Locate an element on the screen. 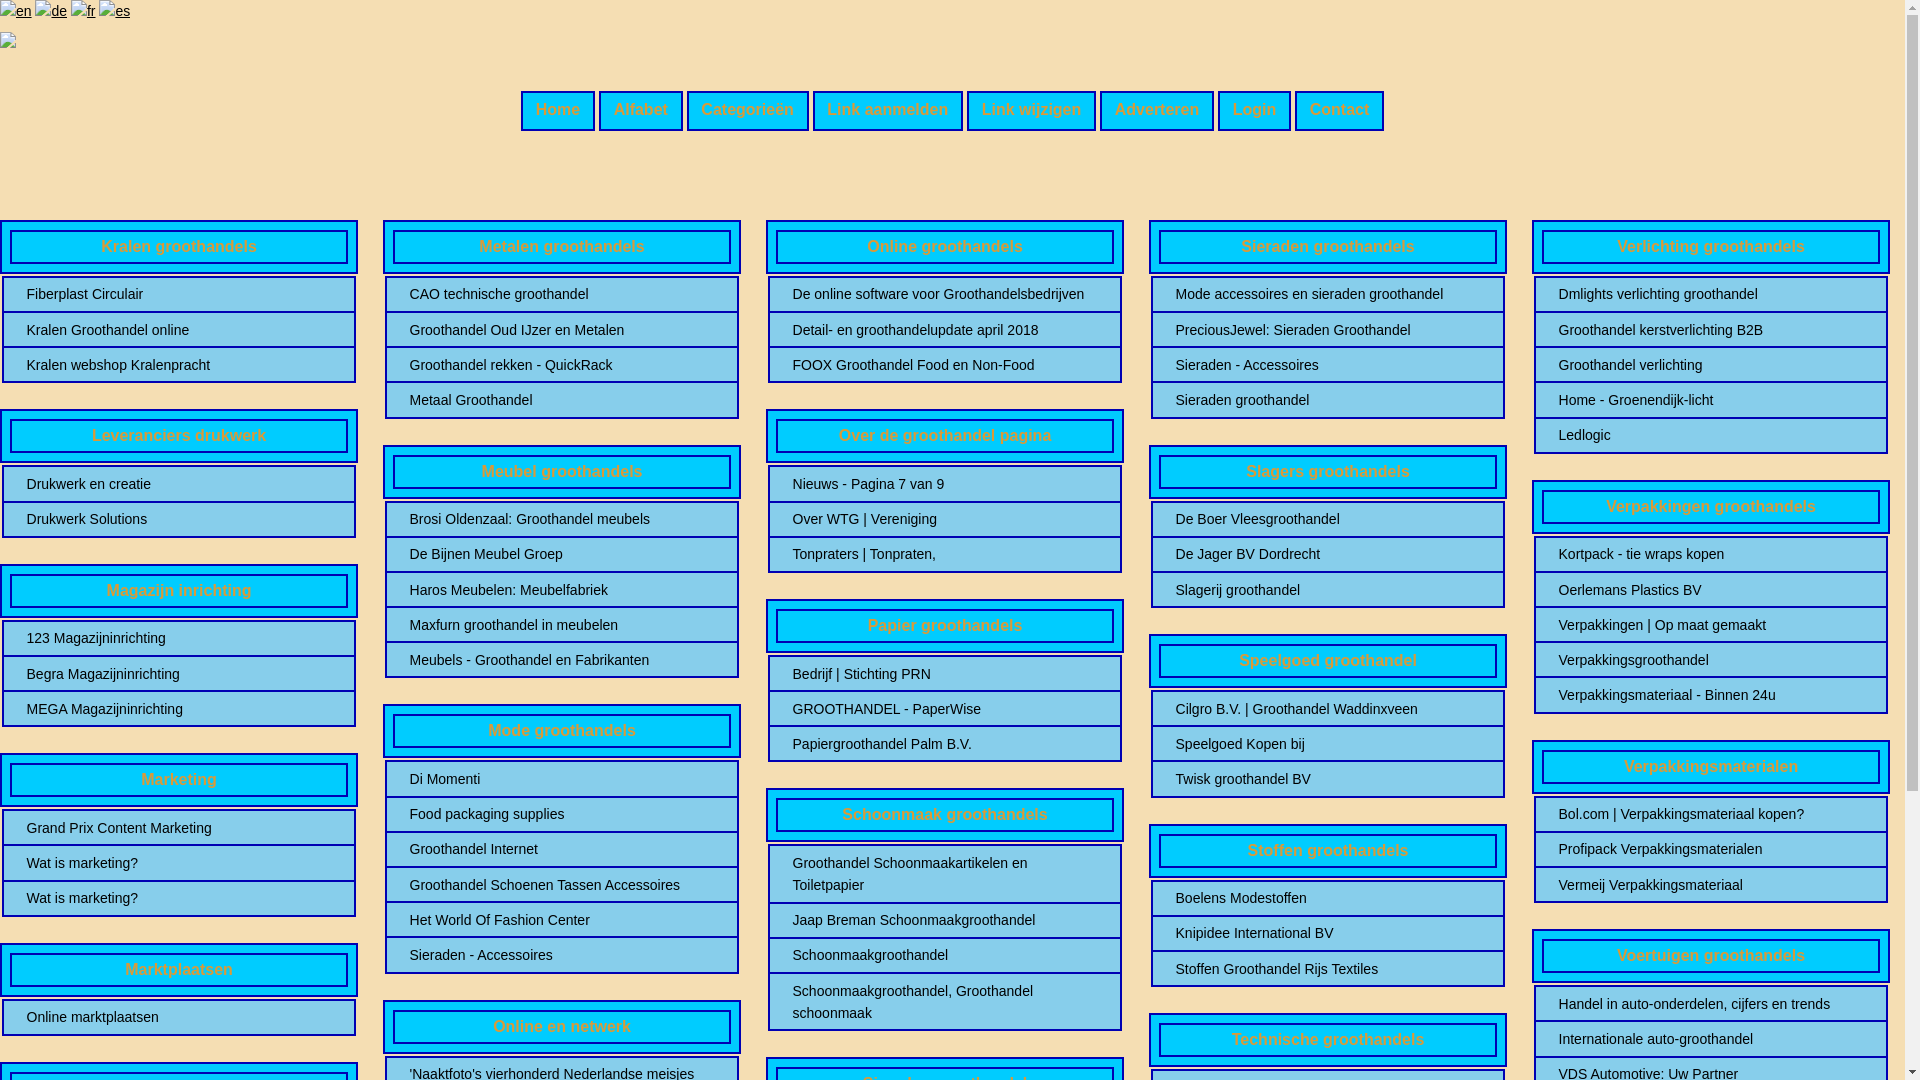 The width and height of the screenshot is (1920, 1080). 'Tonpraters | Tonpraten,' is located at coordinates (944, 554).